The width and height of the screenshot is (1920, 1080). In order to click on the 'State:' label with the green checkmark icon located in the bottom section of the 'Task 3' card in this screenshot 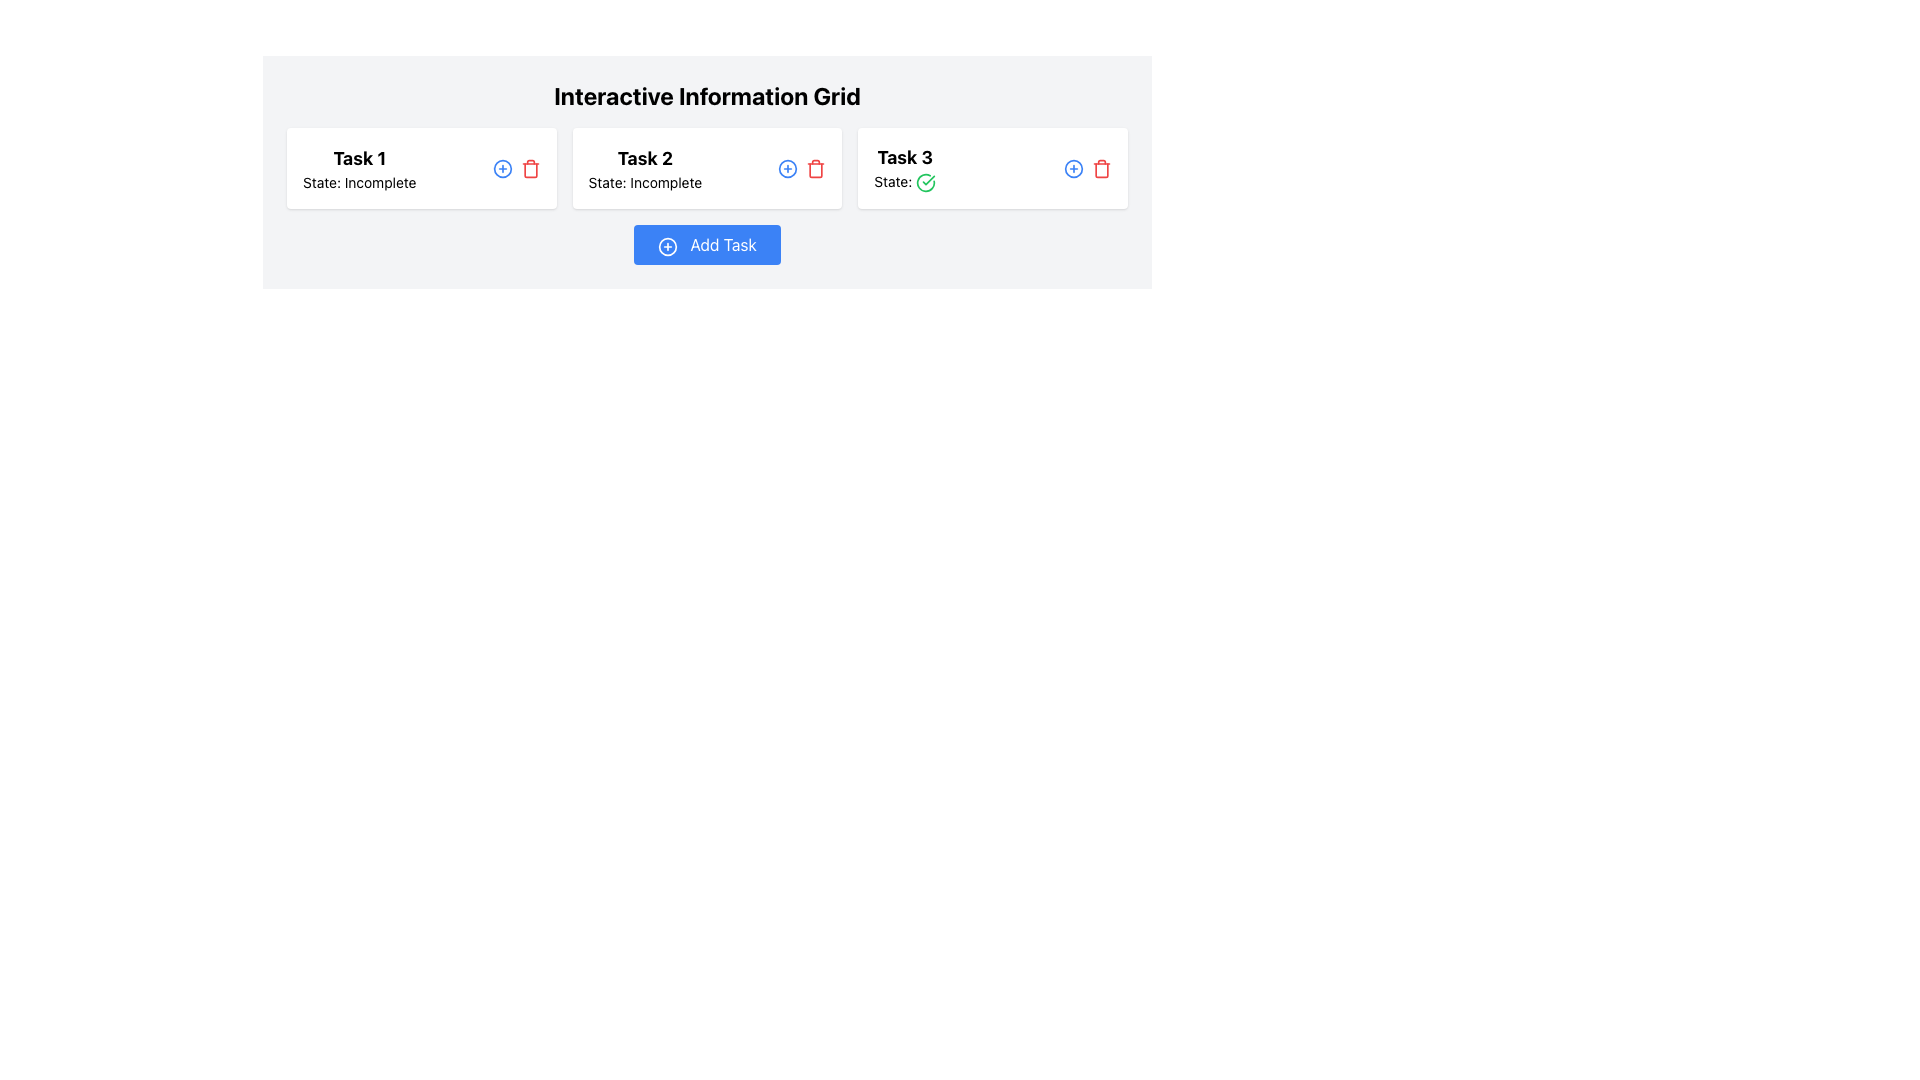, I will do `click(904, 182)`.